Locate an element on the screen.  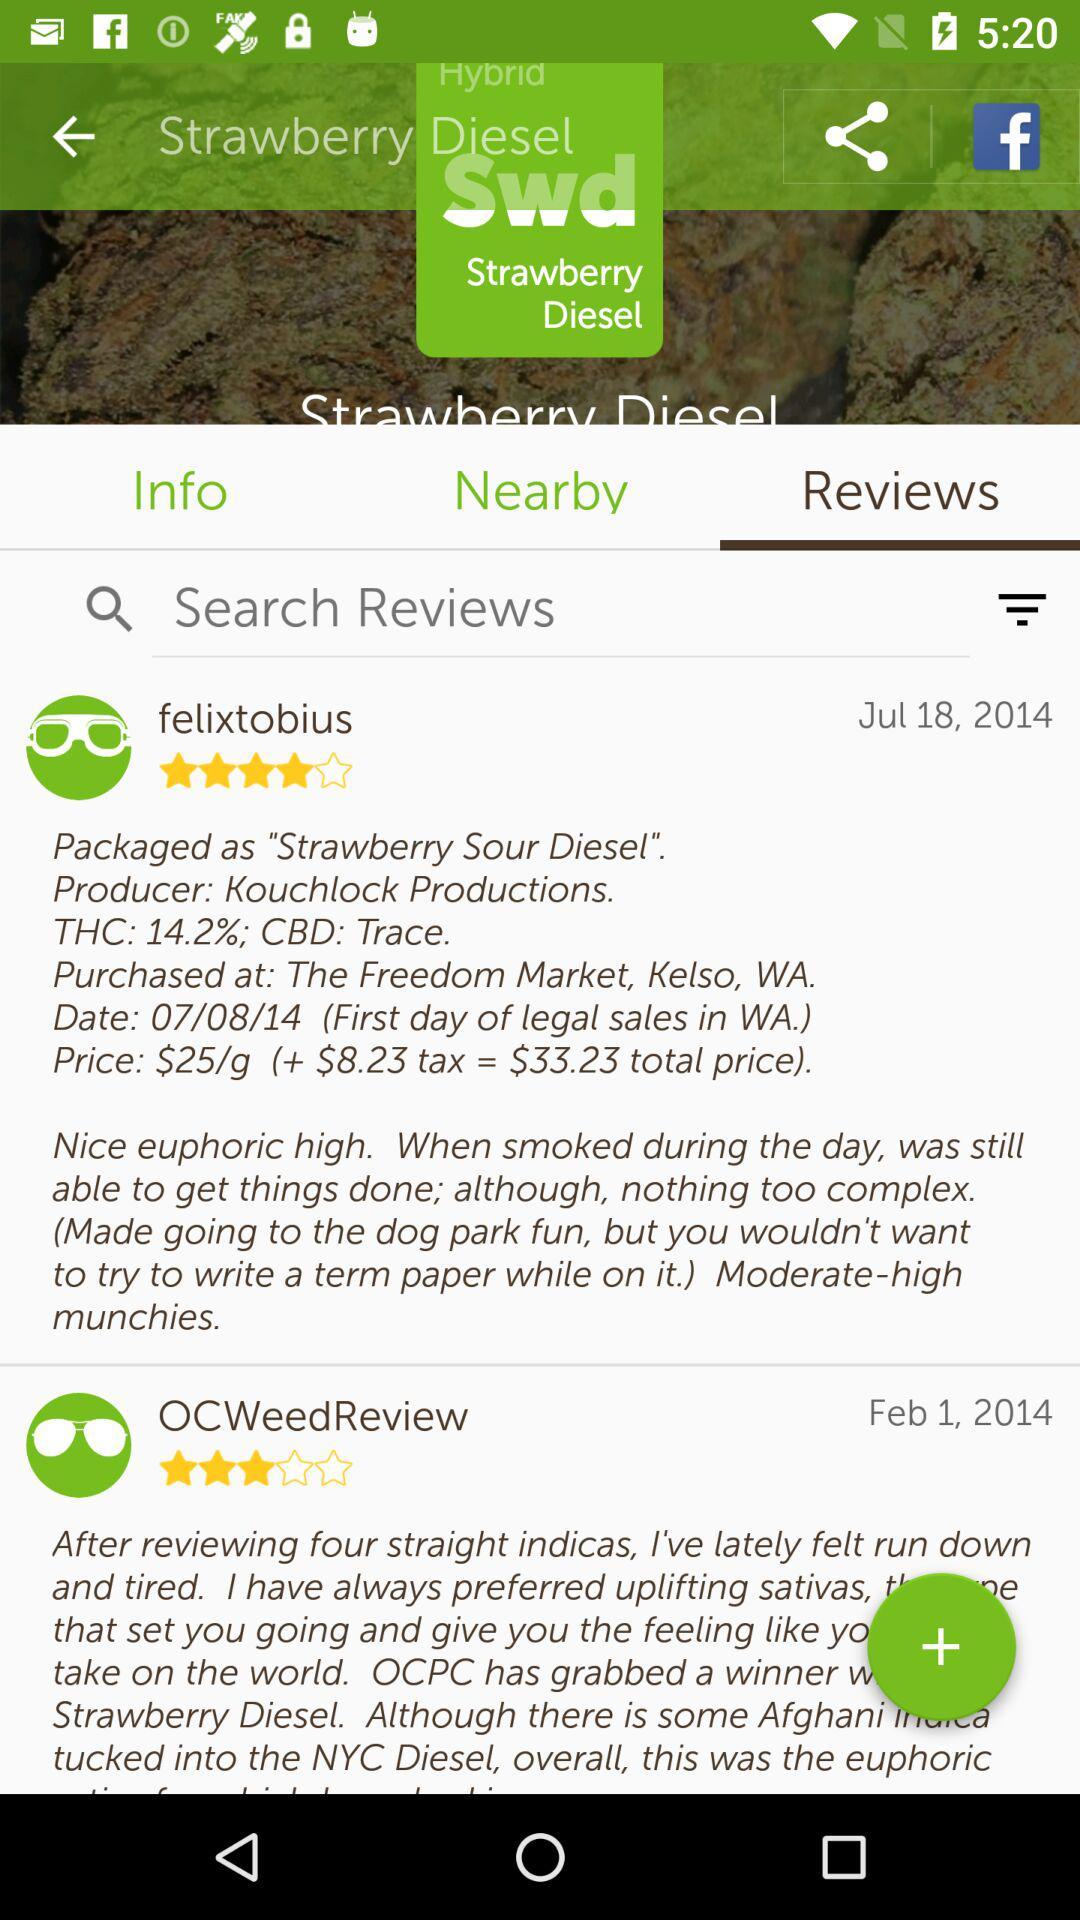
the share button on the web page is located at coordinates (855, 136).